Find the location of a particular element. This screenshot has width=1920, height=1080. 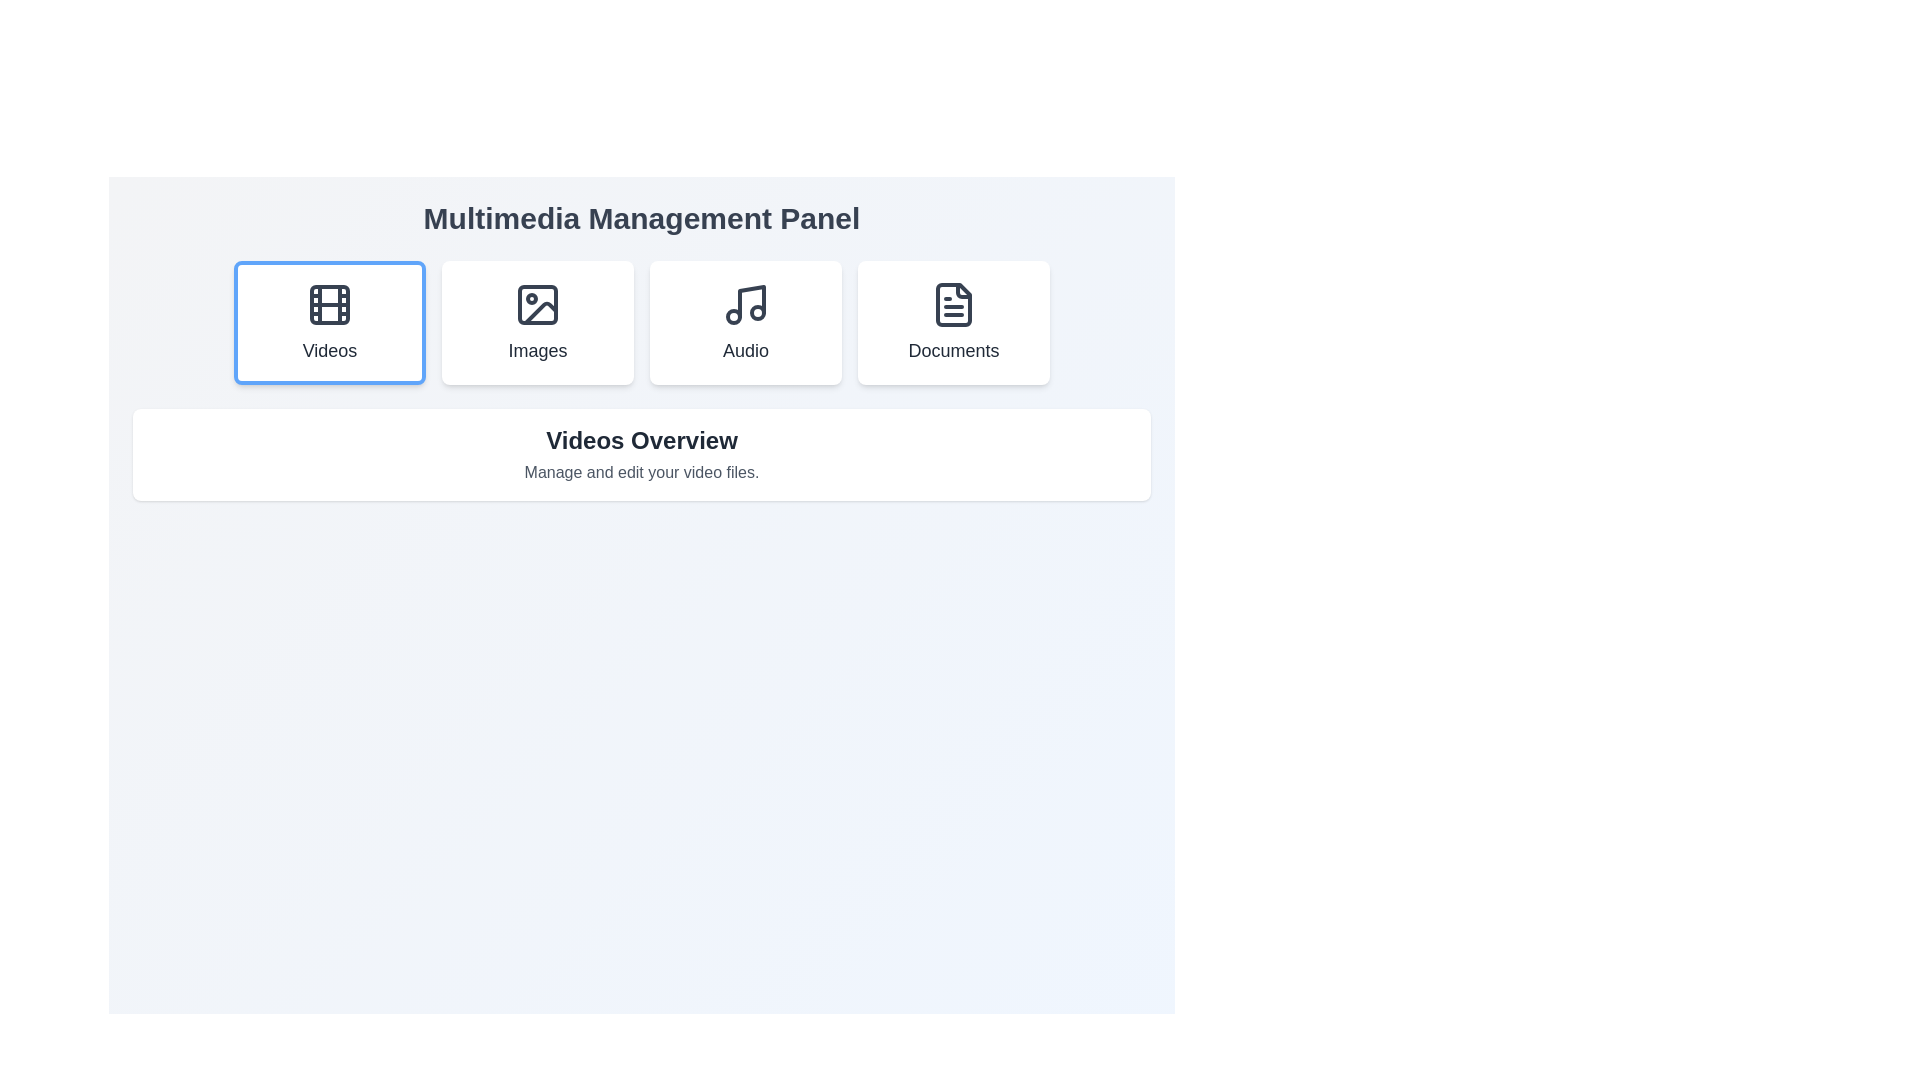

the 'Documents' icon located at the rightmost position in the row of four buttons at the top center of the multimedia management panel is located at coordinates (953, 304).